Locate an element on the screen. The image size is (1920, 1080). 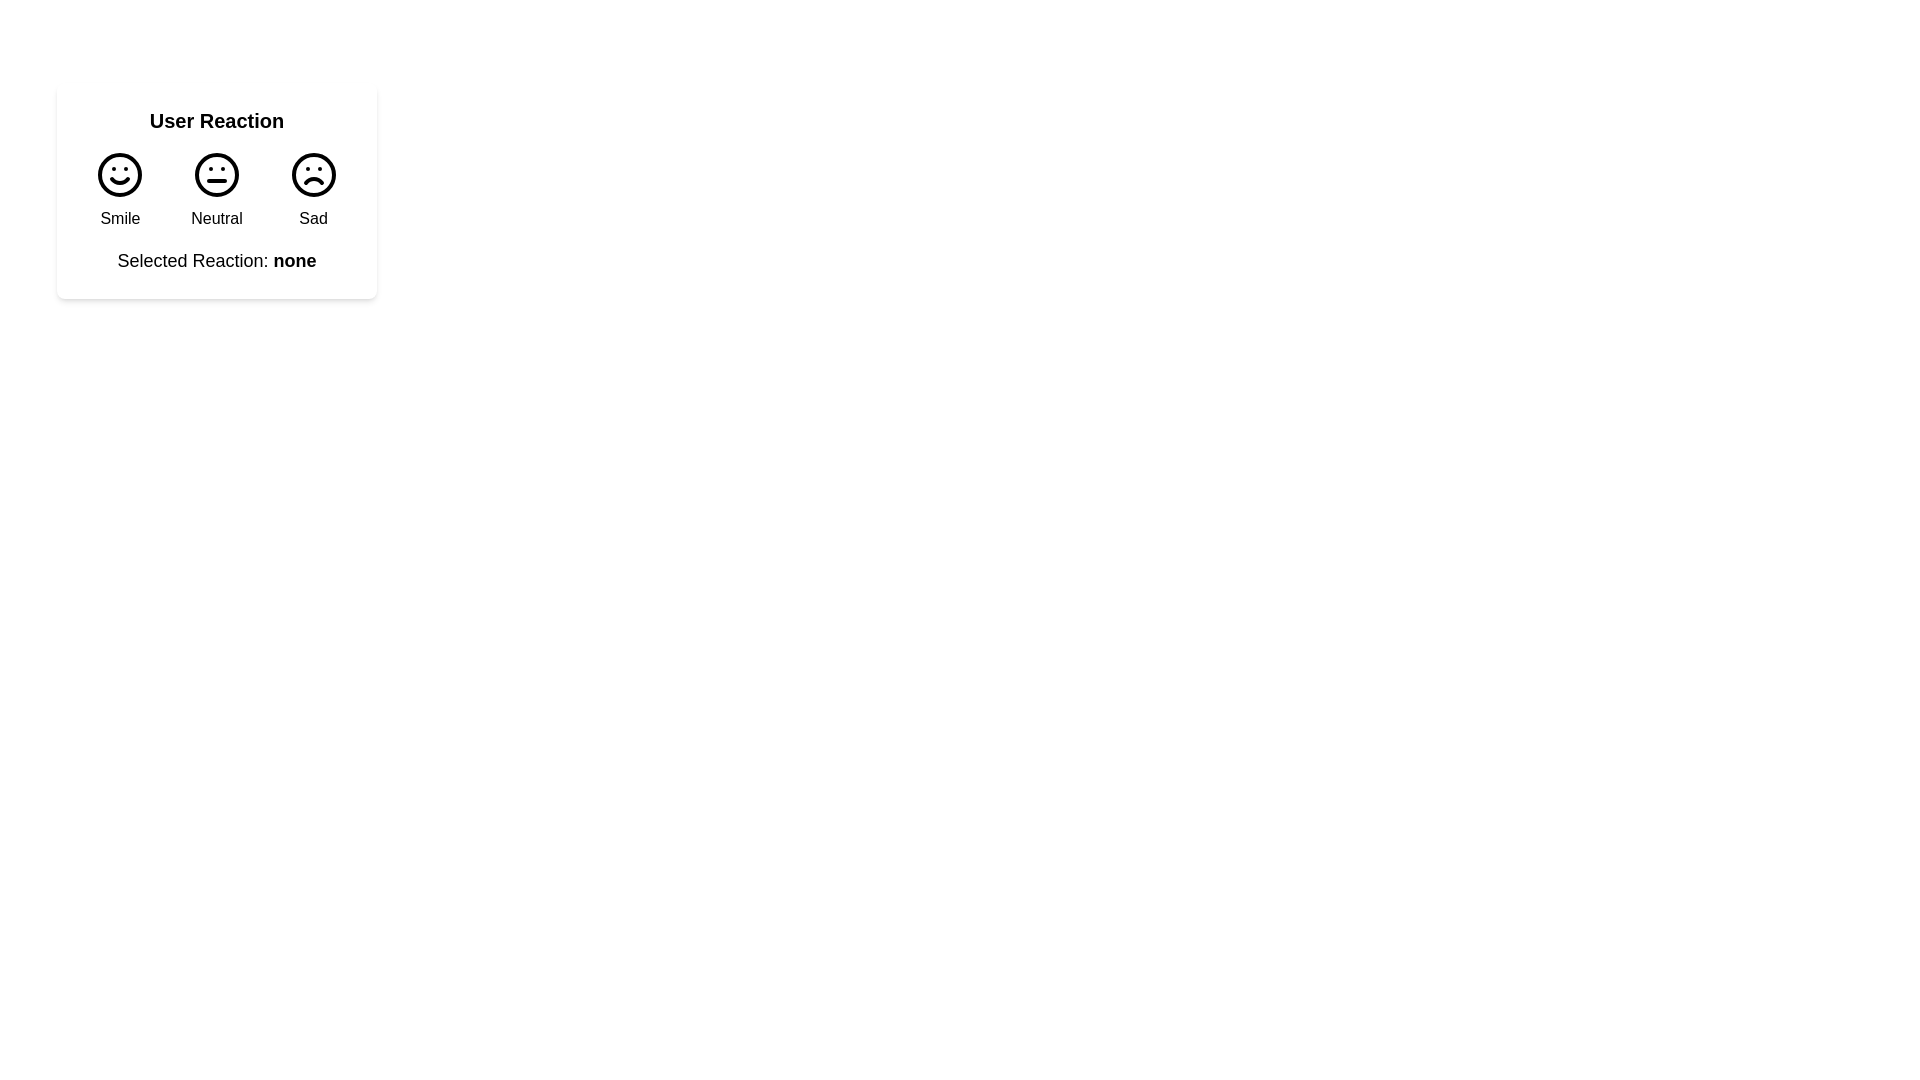
the 'Sad' reaction button is located at coordinates (312, 191).